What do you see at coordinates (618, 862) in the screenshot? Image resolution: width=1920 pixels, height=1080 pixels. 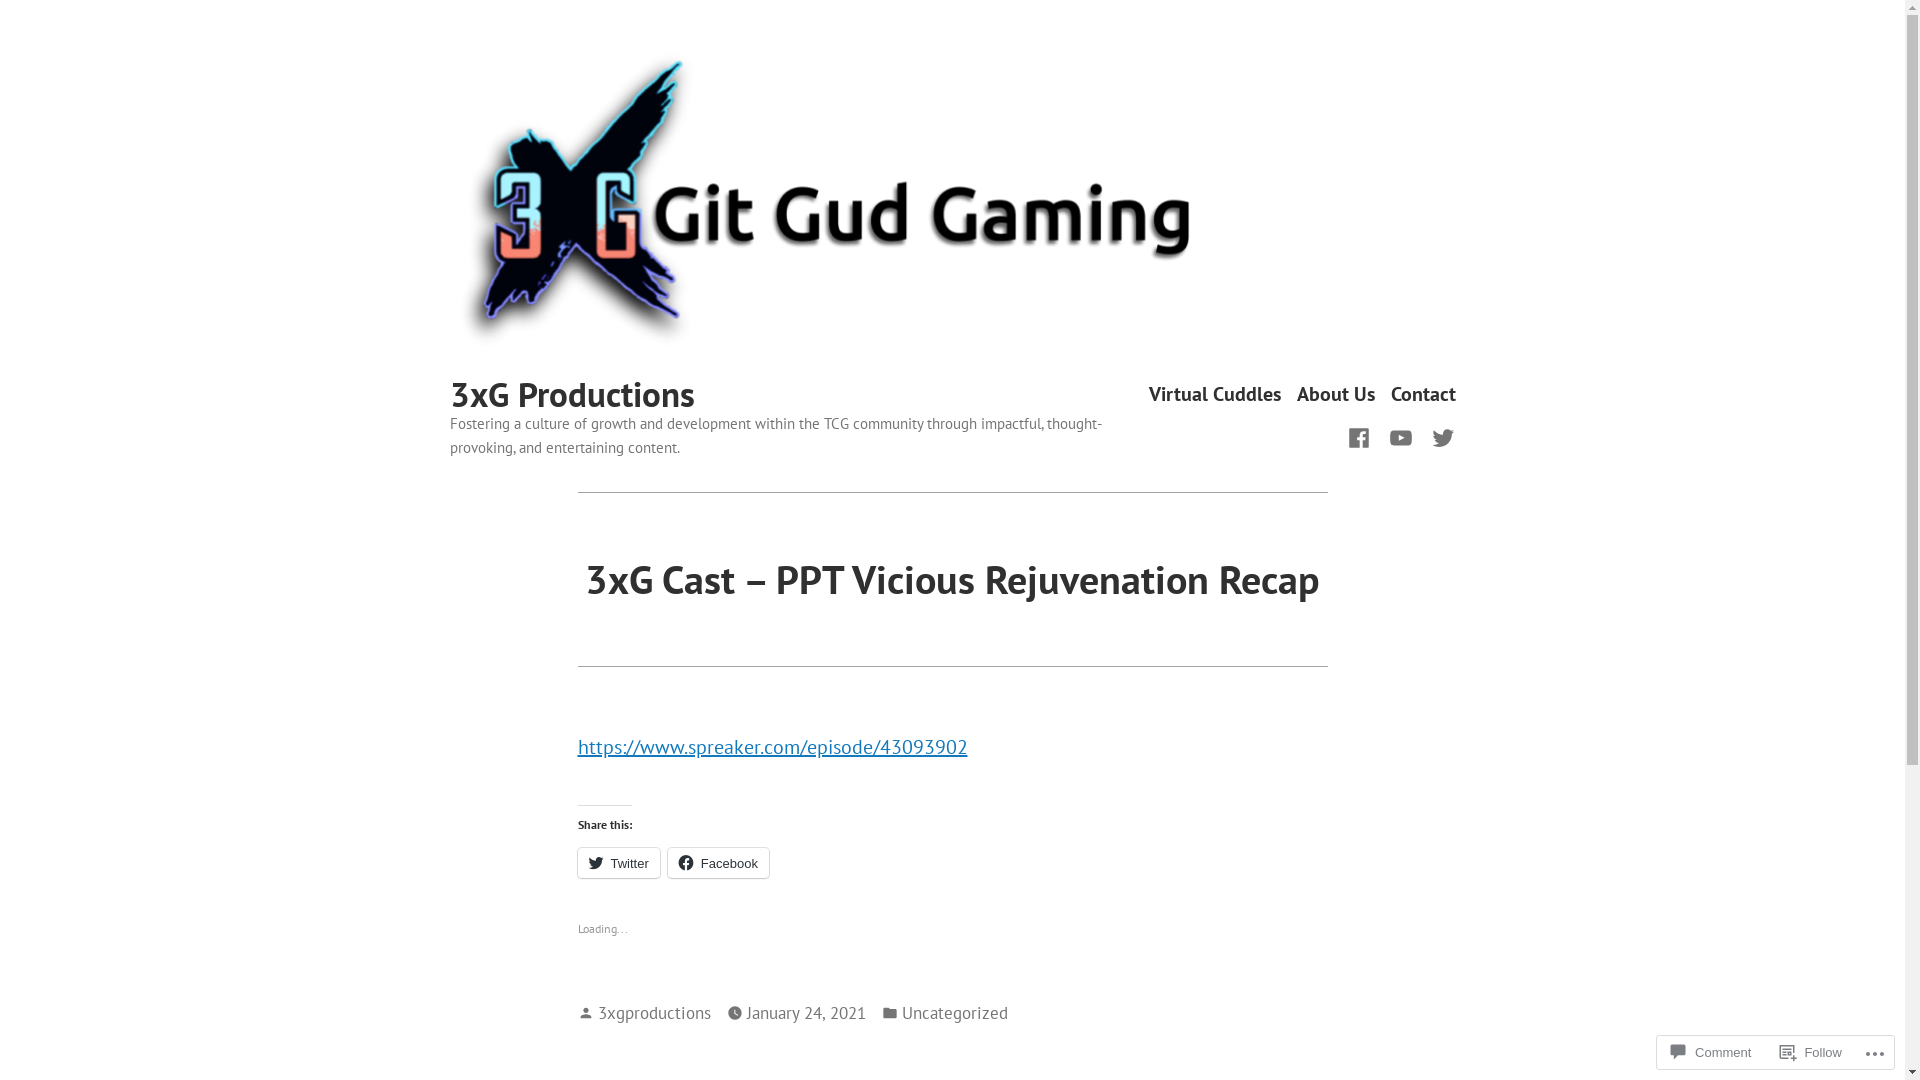 I see `'Twitter'` at bounding box center [618, 862].